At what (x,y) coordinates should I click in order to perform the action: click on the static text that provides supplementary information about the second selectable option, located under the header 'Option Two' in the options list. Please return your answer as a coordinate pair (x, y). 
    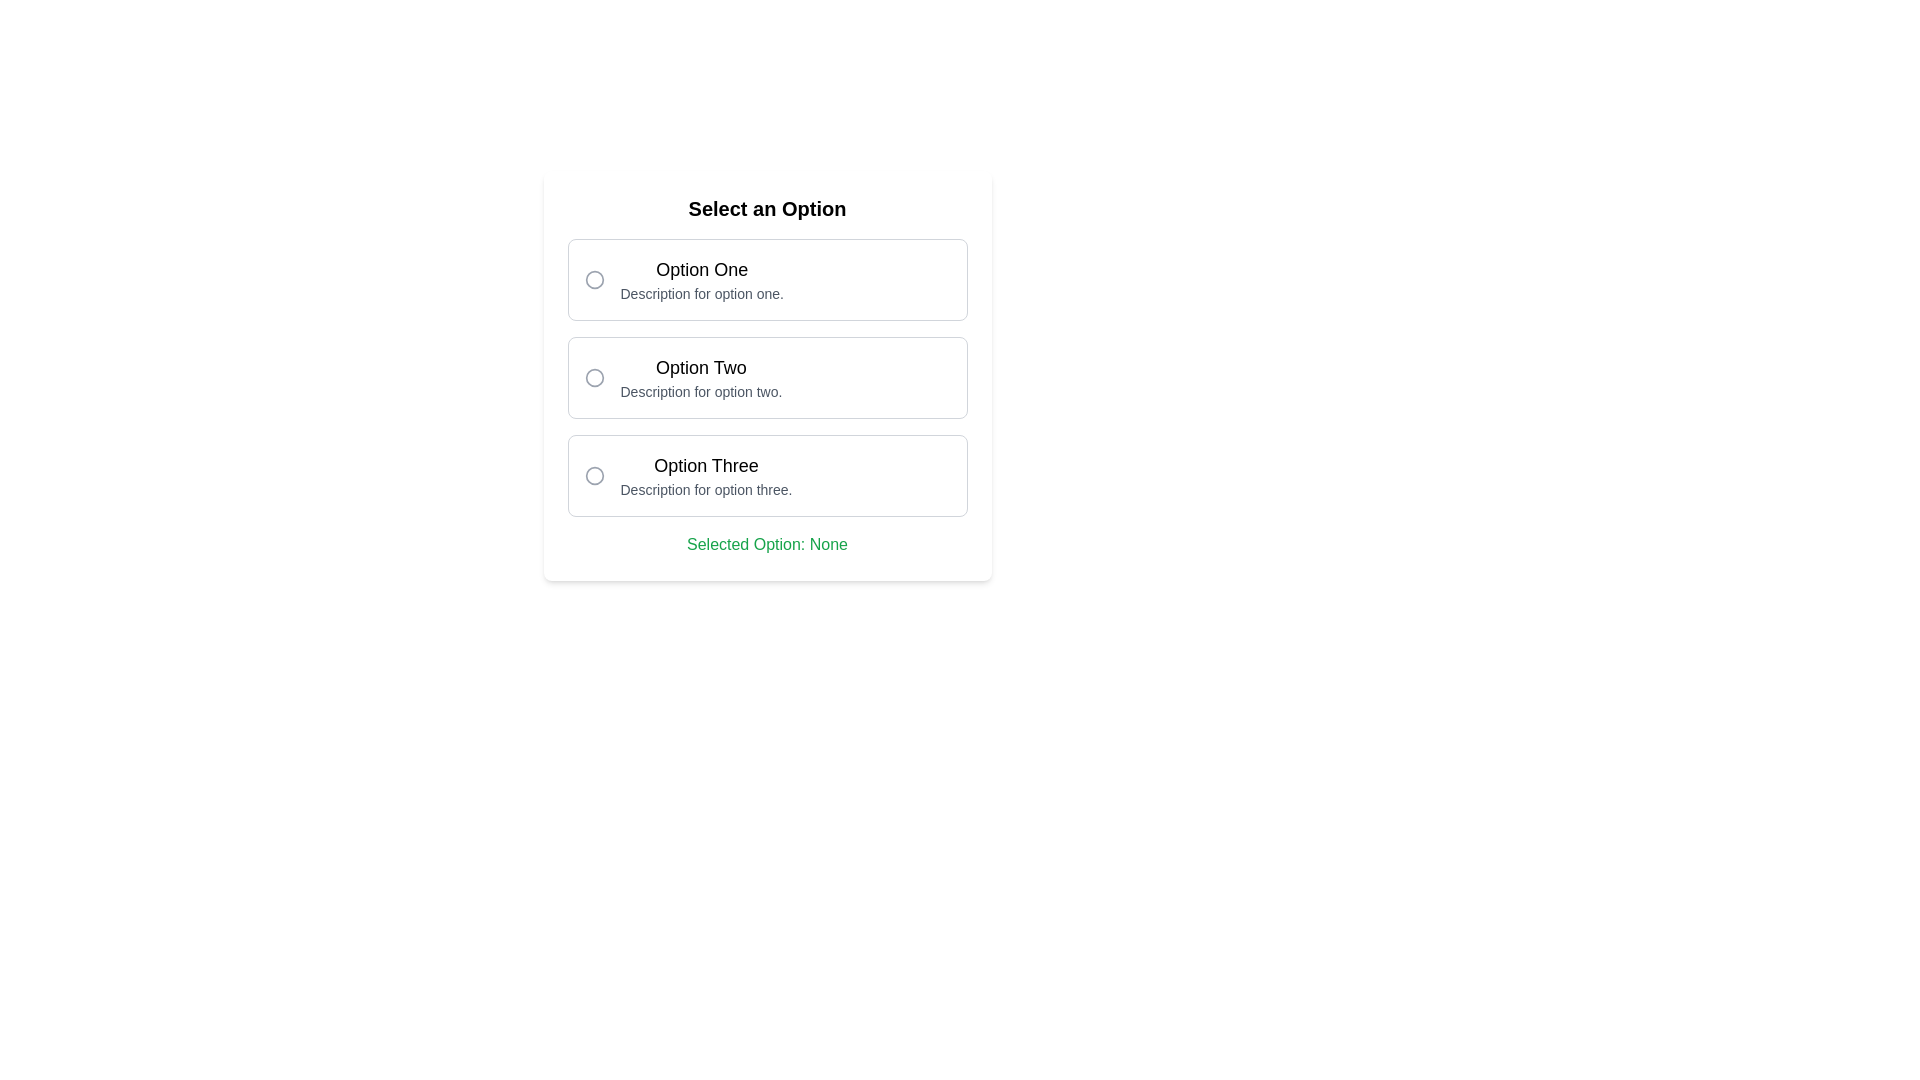
    Looking at the image, I should click on (701, 392).